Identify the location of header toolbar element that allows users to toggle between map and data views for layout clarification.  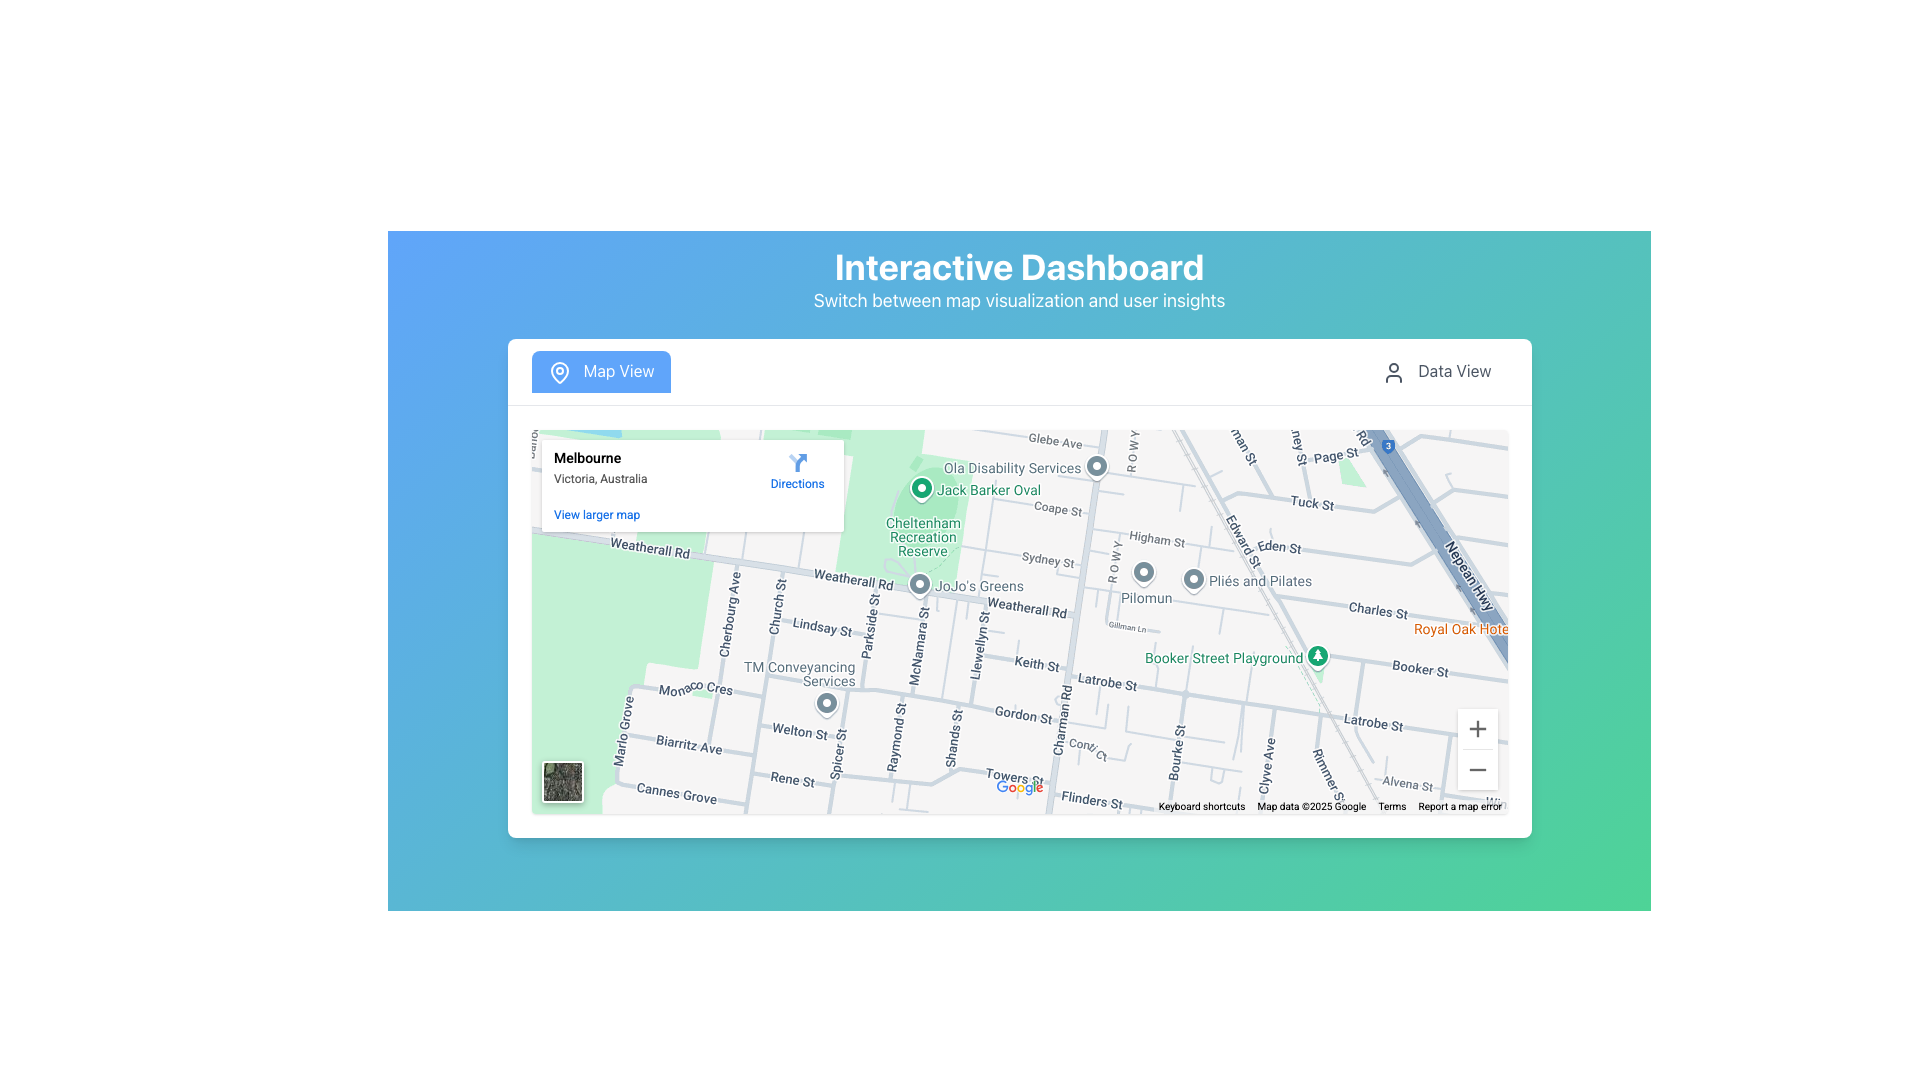
(1019, 372).